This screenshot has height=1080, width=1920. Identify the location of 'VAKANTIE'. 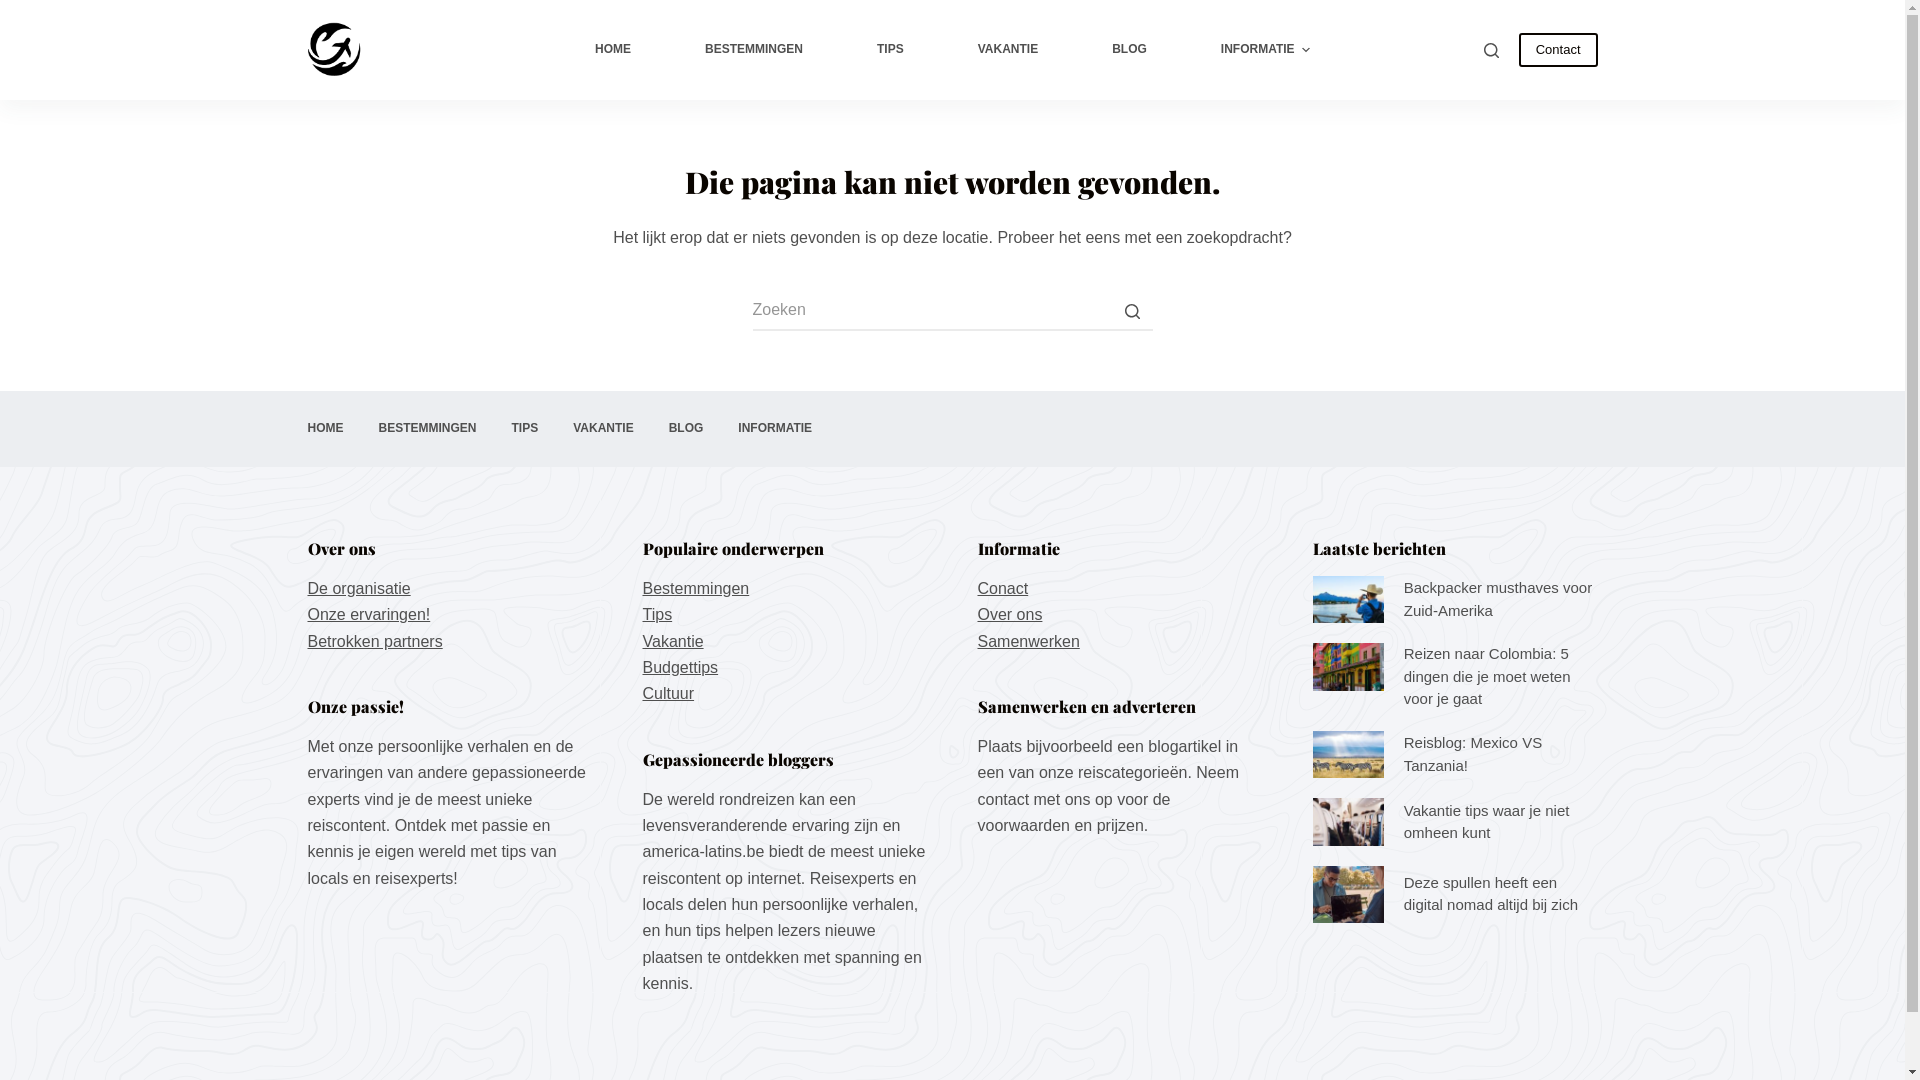
(1008, 49).